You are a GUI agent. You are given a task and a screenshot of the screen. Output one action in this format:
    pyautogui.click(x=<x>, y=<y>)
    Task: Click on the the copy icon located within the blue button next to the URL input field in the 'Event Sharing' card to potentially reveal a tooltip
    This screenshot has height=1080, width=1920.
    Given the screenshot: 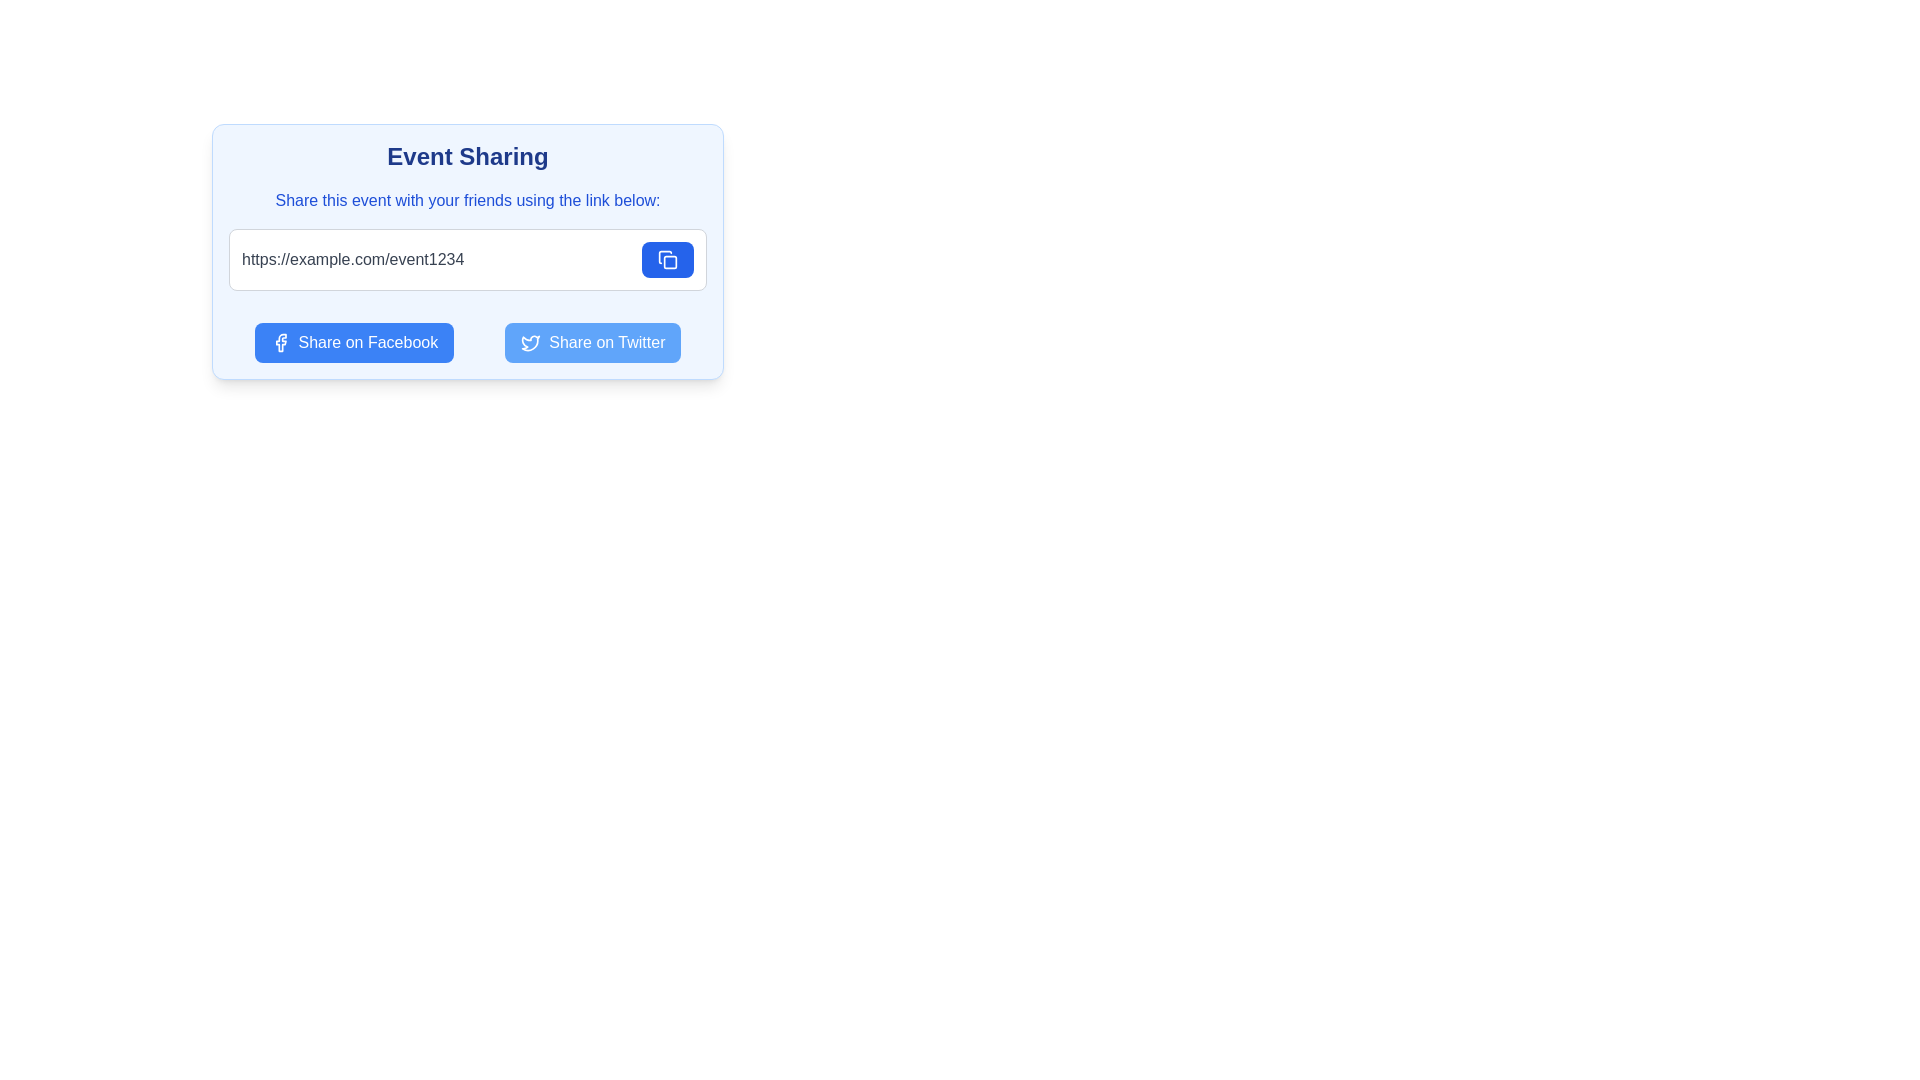 What is the action you would take?
    pyautogui.click(x=667, y=258)
    